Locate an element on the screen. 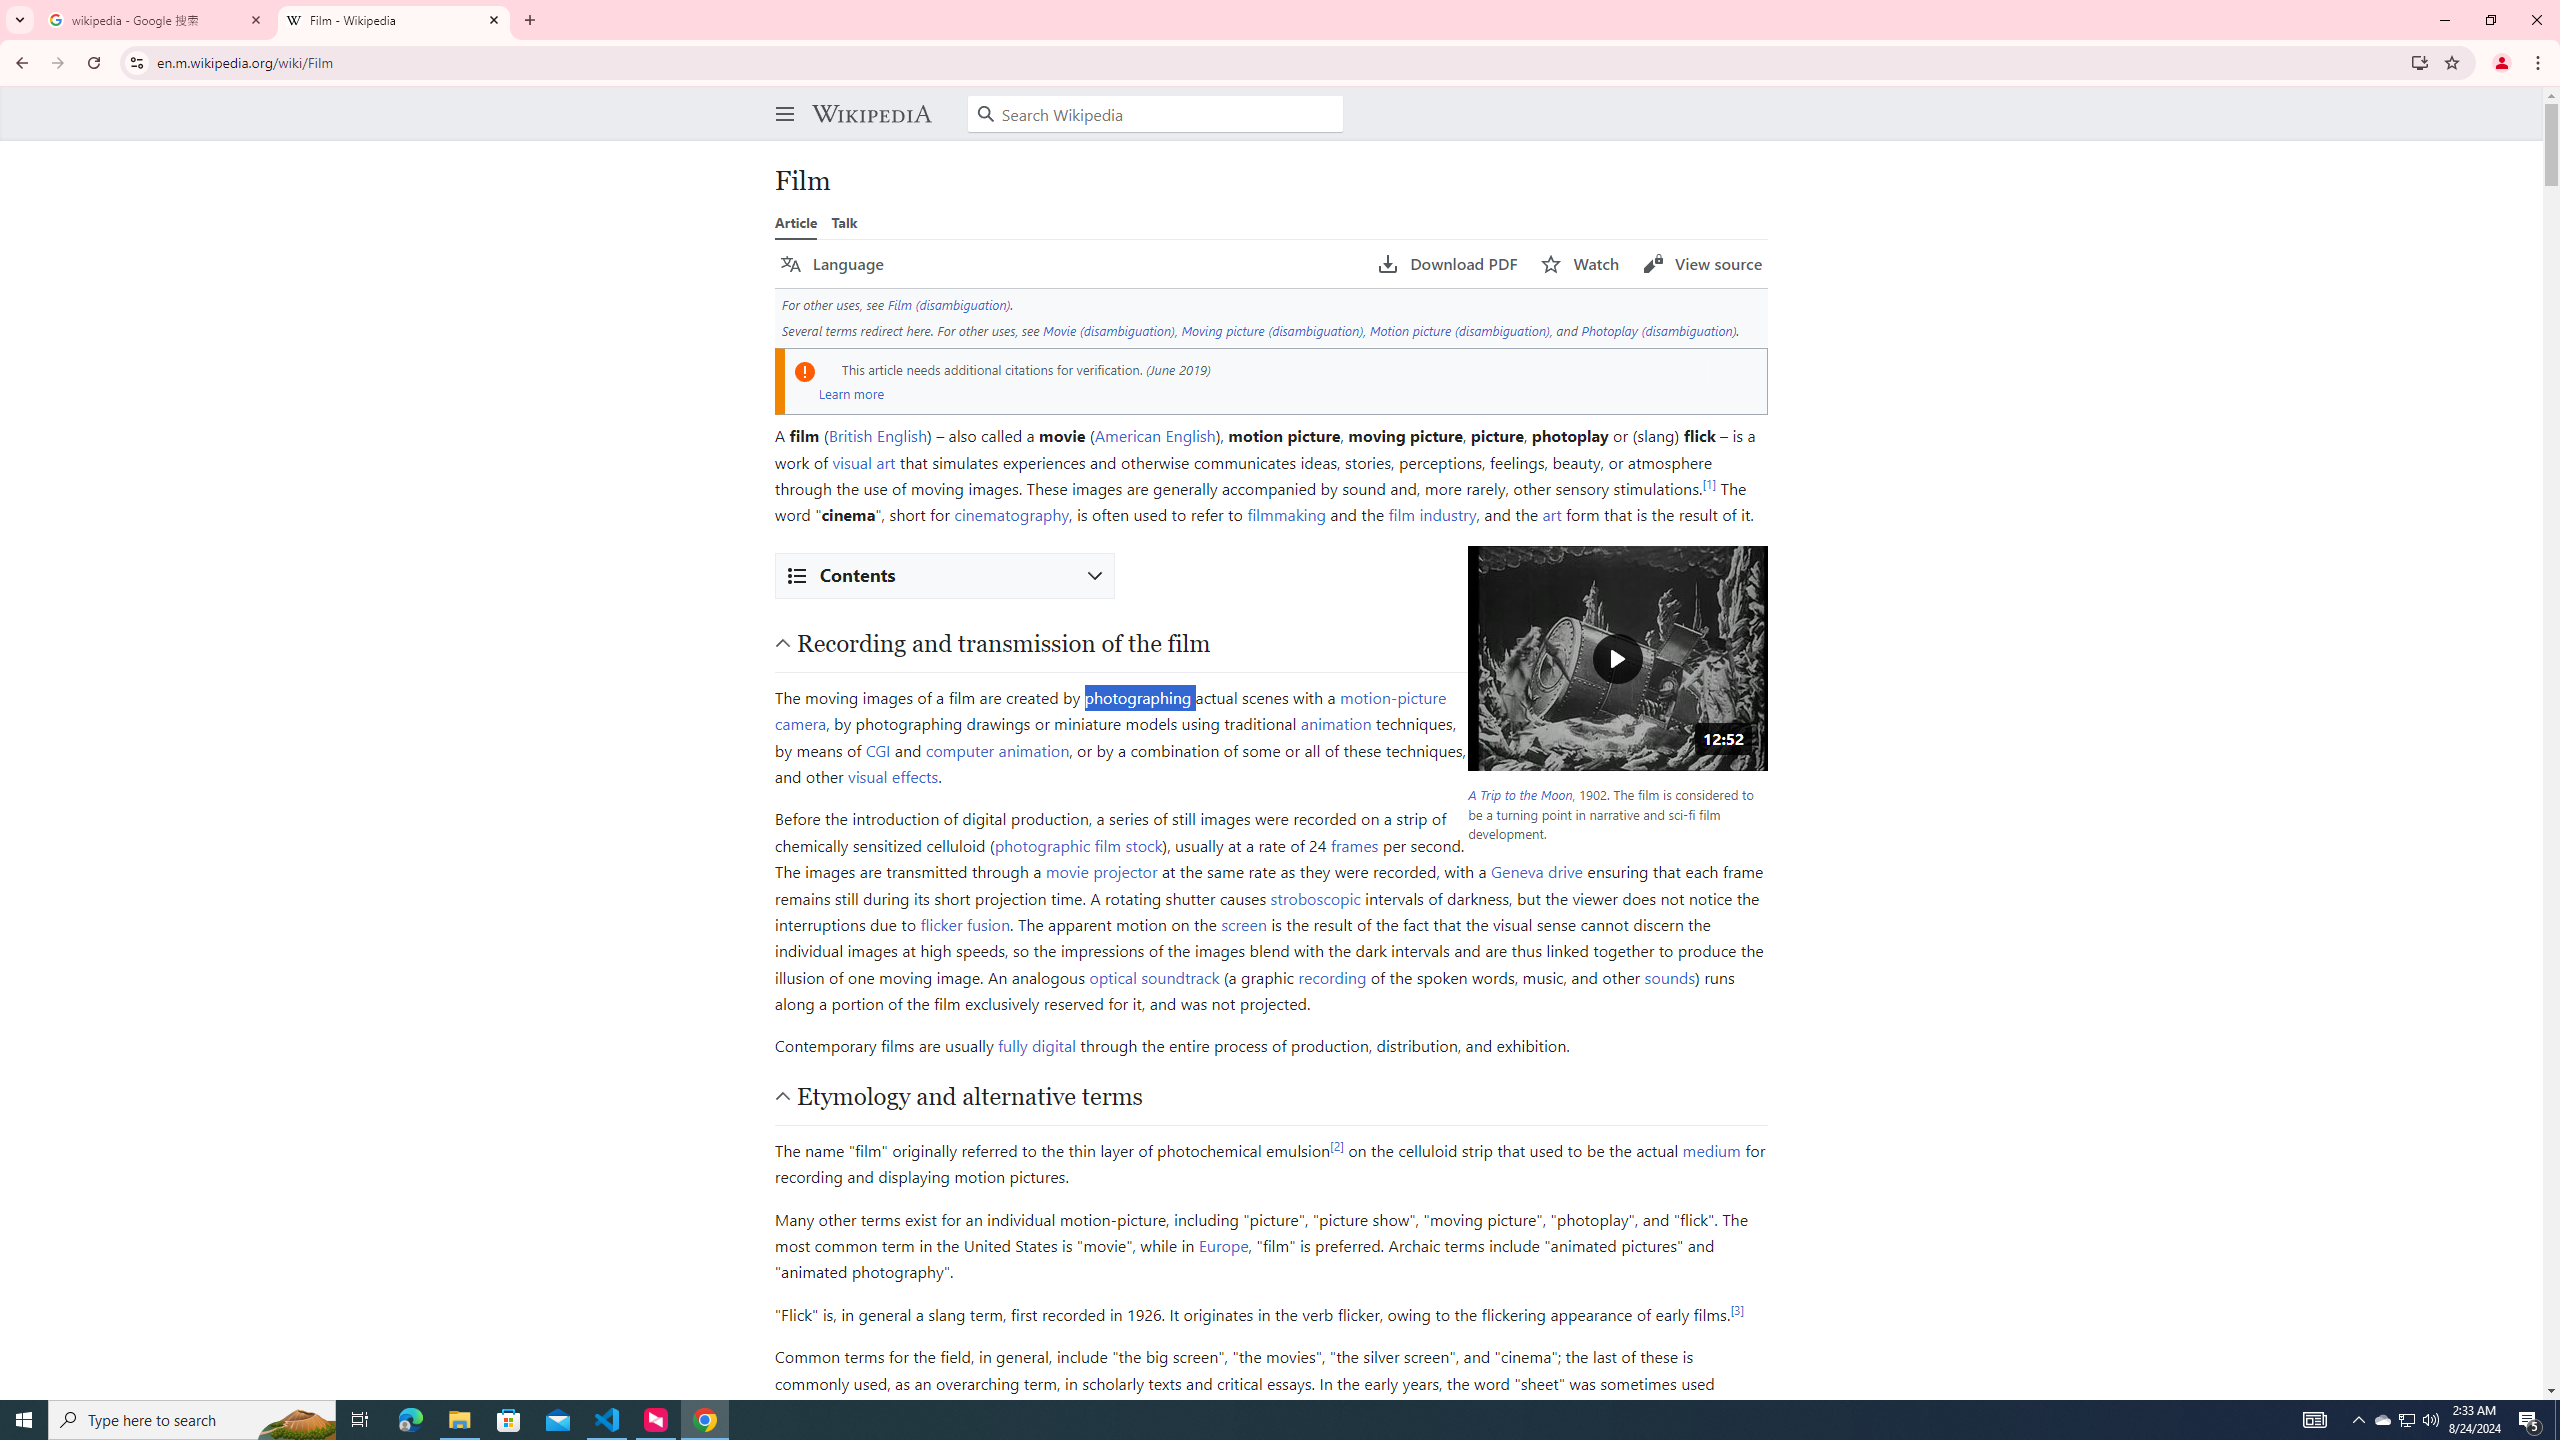 Image resolution: width=2560 pixels, height=1440 pixels. 'AutomationID: language-selector' is located at coordinates (1067, 264).